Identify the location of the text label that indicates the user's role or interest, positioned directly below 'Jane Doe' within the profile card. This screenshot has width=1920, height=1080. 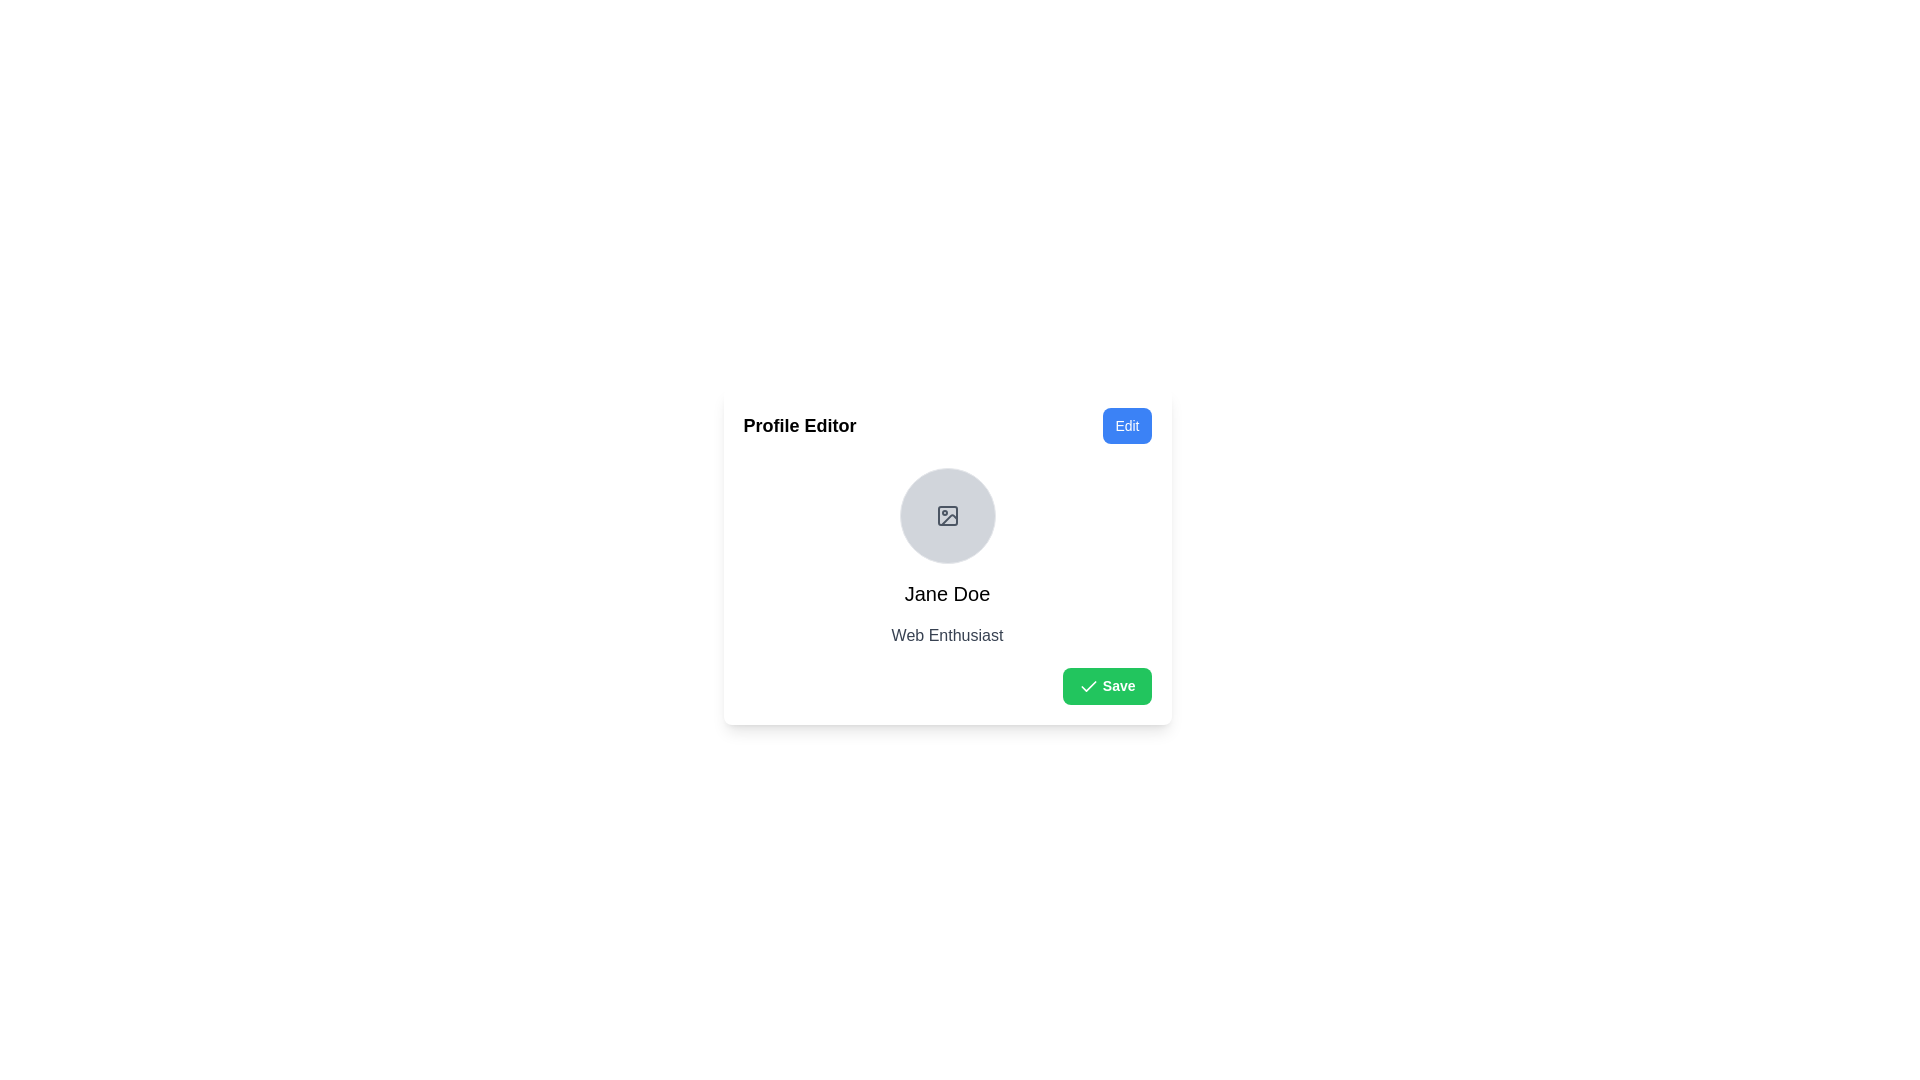
(946, 636).